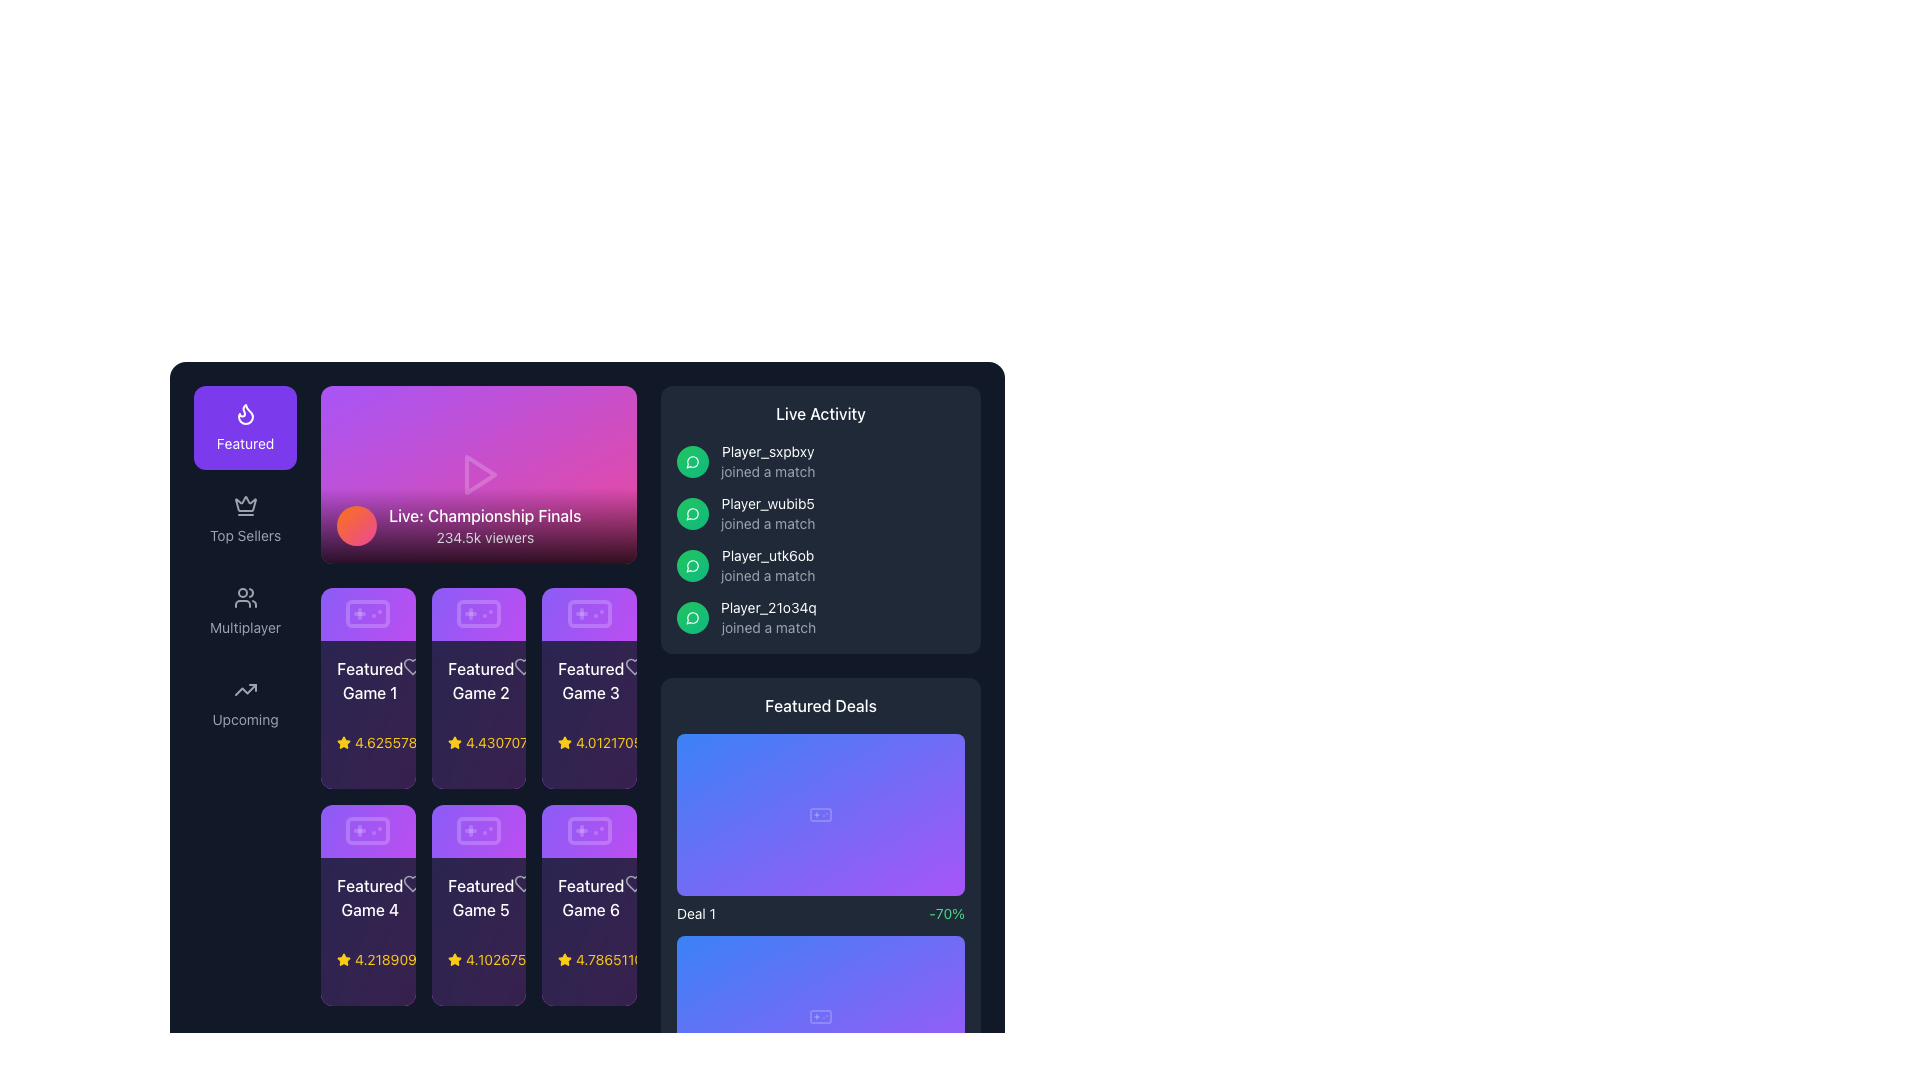 The height and width of the screenshot is (1080, 1920). Describe the element at coordinates (244, 611) in the screenshot. I see `the 'Multiplayer' button, which is a rectangular button with rounded corners, dark background, and light gray text, located as the third item in the vertical menu on the left side` at that location.